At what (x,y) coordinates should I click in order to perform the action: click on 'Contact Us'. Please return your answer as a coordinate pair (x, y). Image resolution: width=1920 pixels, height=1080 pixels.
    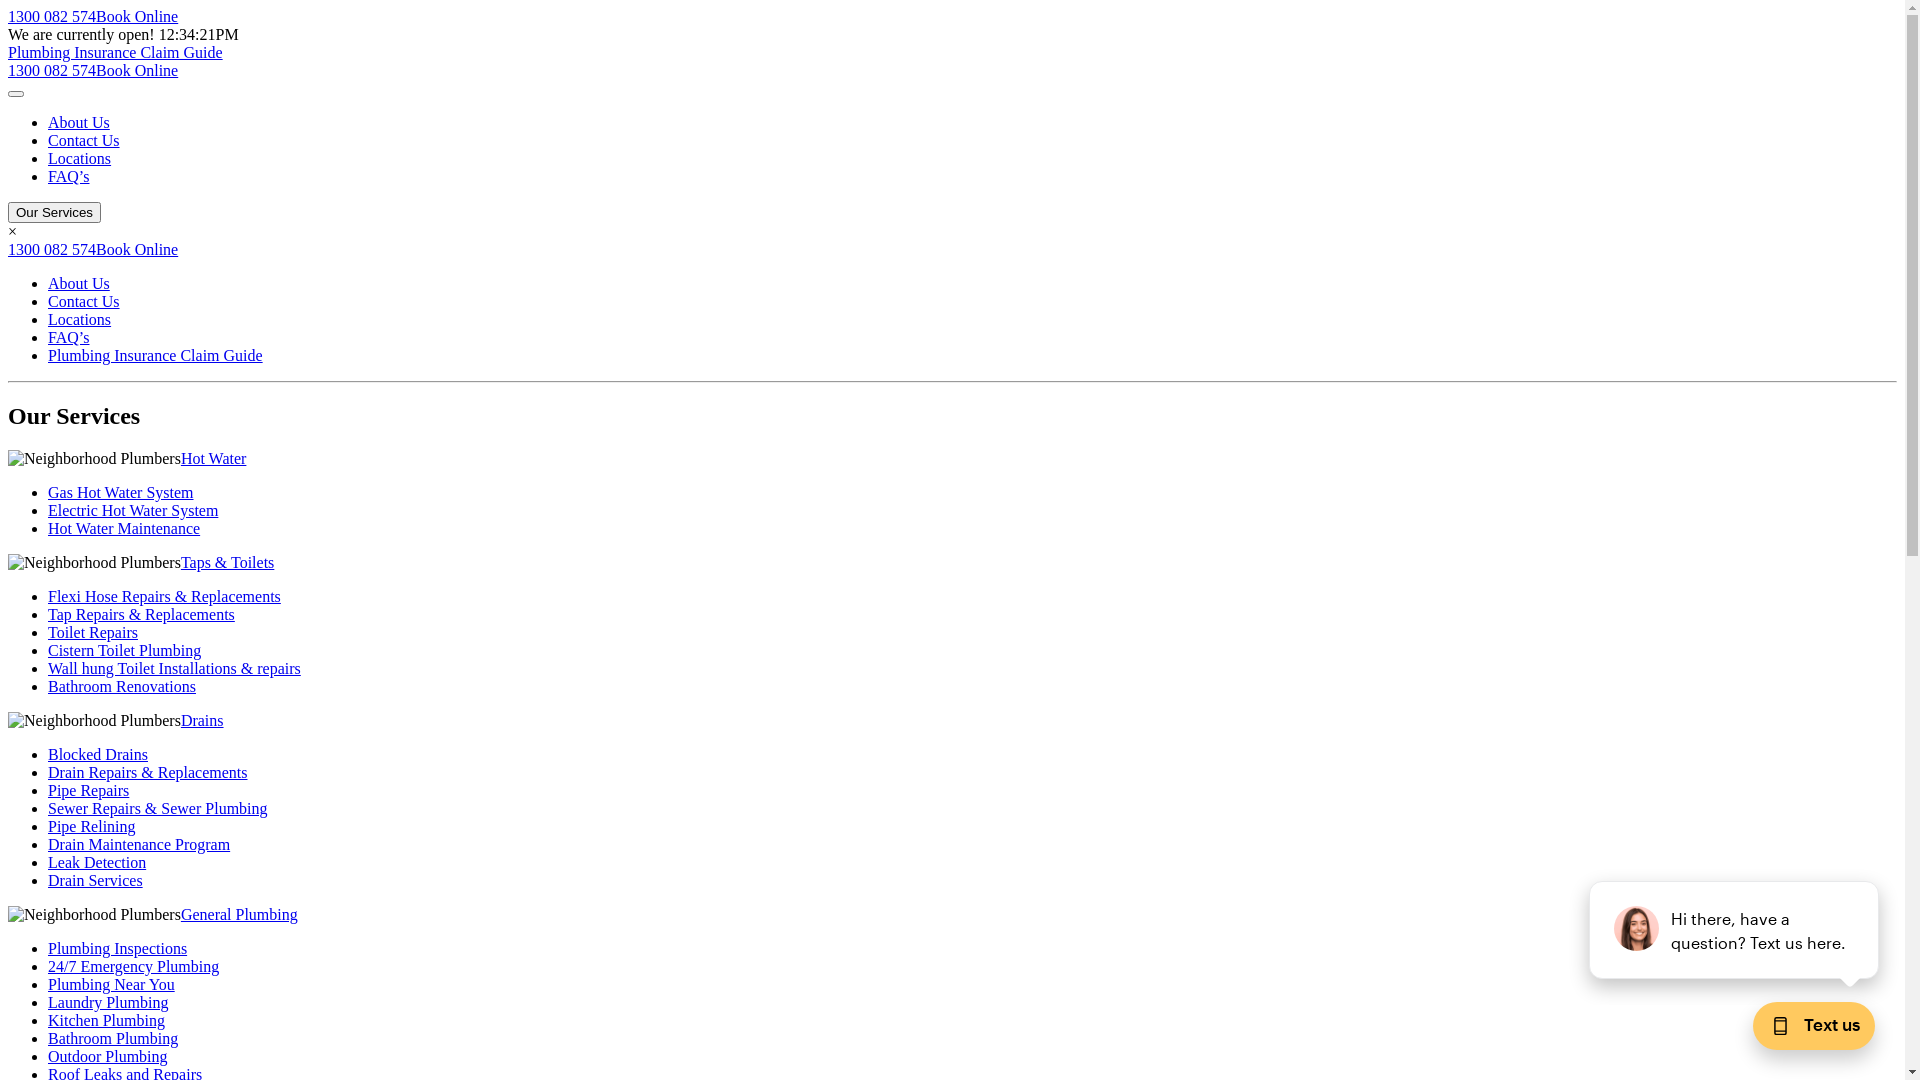
    Looking at the image, I should click on (82, 301).